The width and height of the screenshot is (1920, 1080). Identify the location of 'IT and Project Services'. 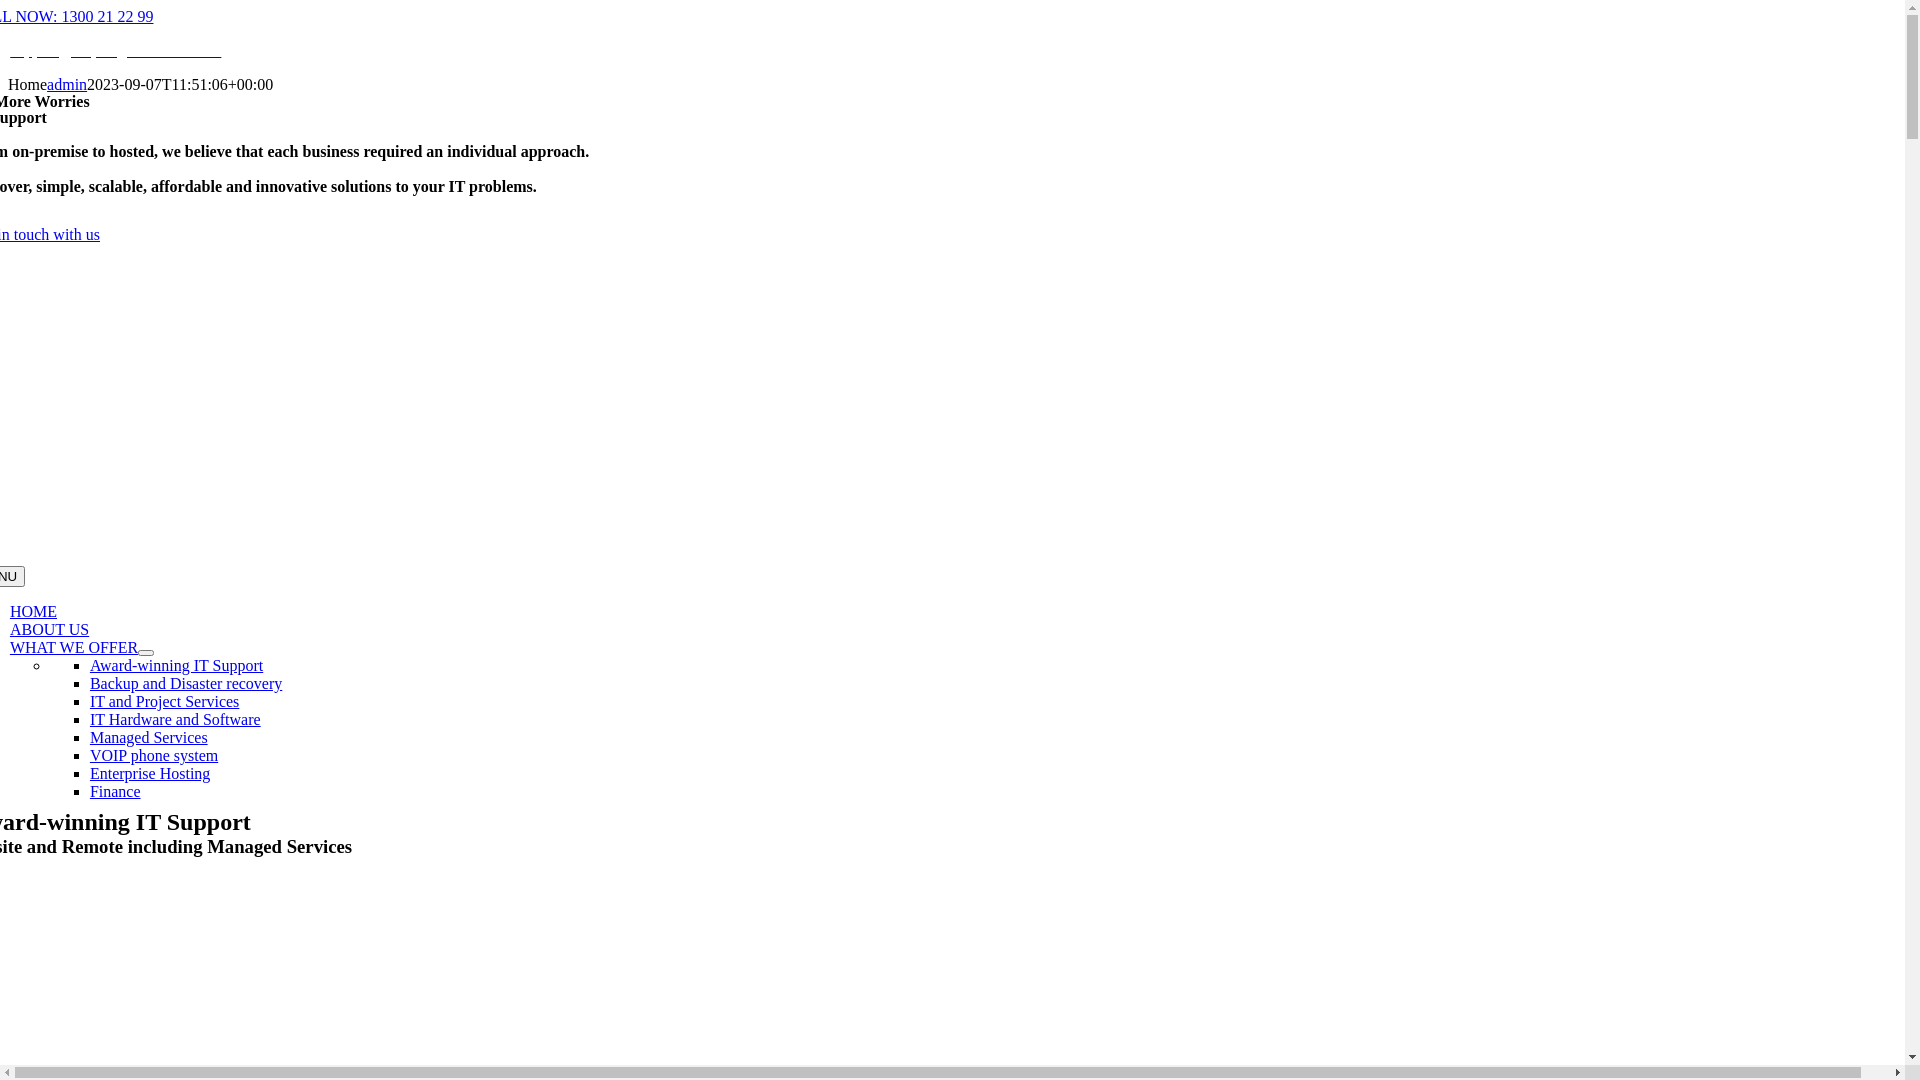
(164, 700).